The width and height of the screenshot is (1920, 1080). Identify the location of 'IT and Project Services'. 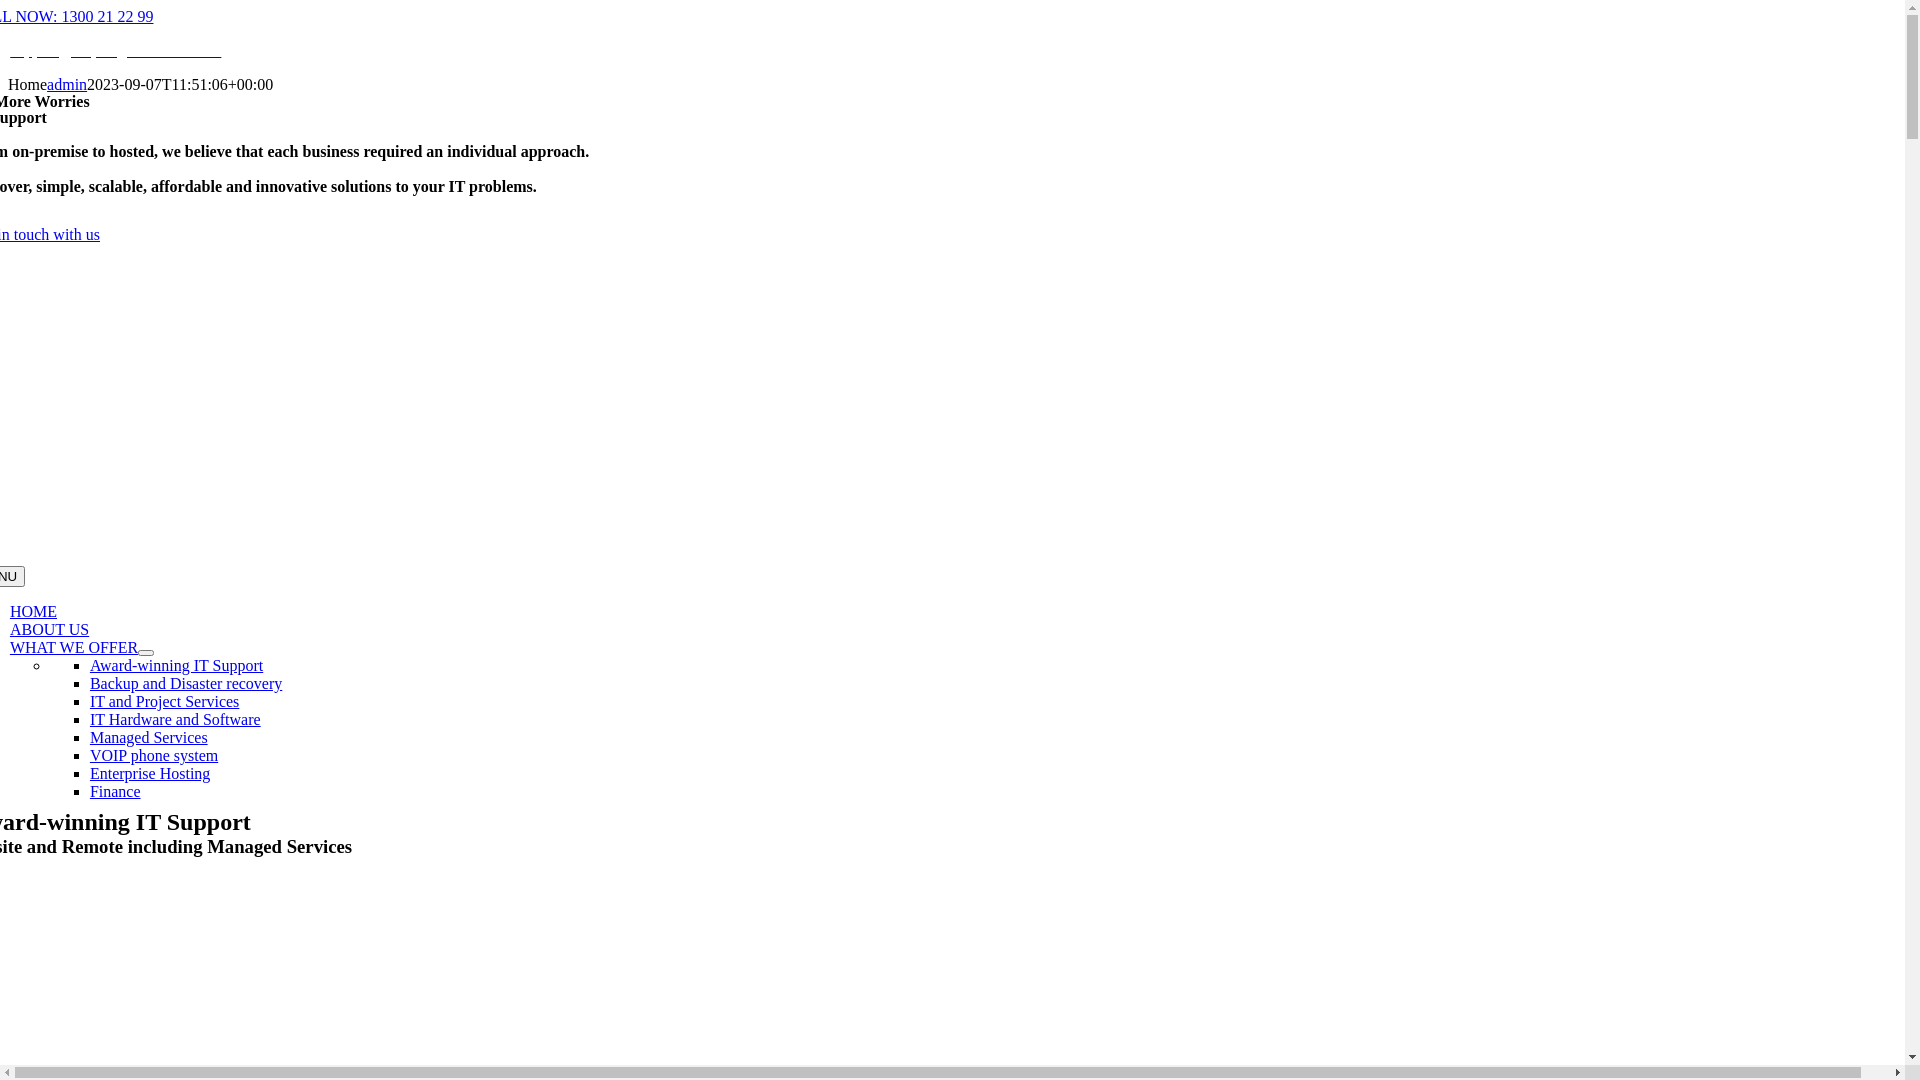
(164, 700).